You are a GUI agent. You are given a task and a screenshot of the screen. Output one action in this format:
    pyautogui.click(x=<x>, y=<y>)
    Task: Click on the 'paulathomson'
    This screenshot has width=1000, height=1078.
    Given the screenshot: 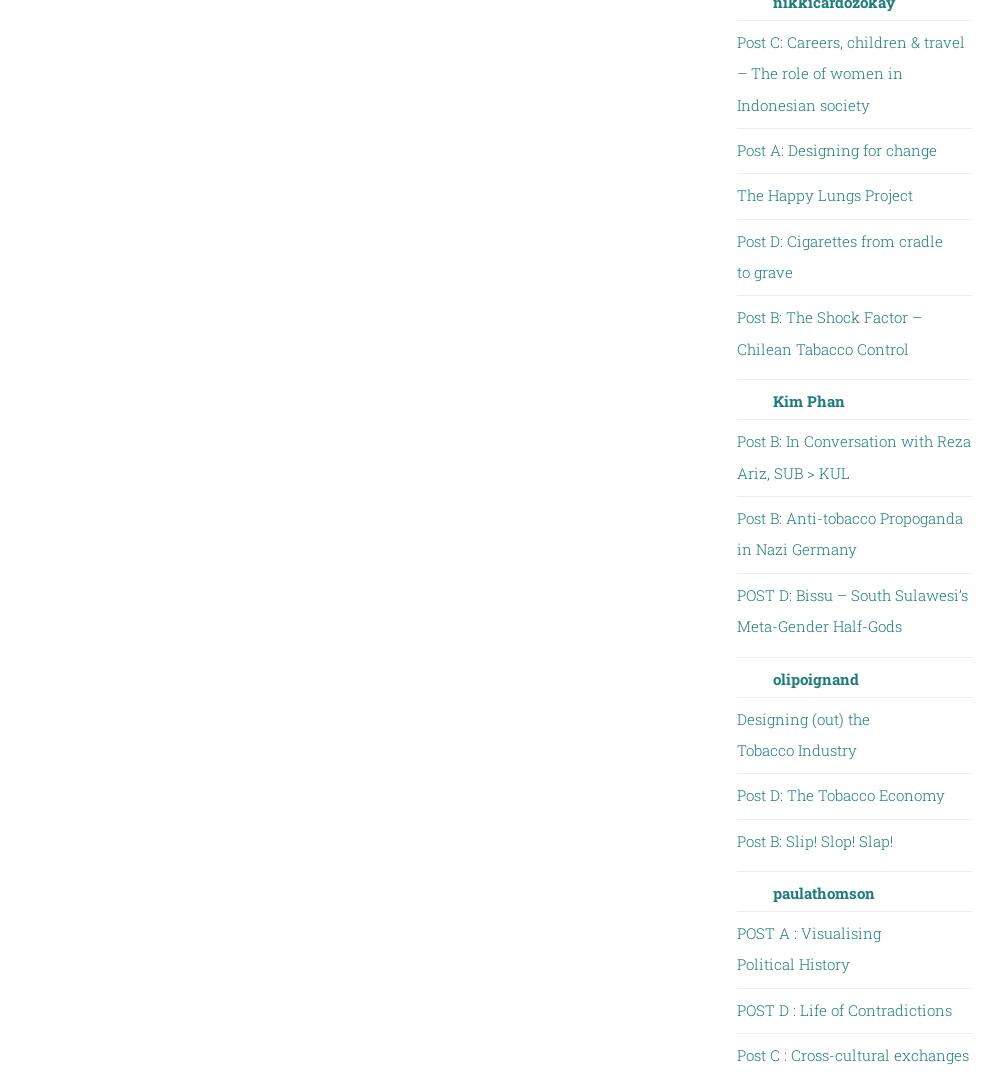 What is the action you would take?
    pyautogui.click(x=822, y=893)
    